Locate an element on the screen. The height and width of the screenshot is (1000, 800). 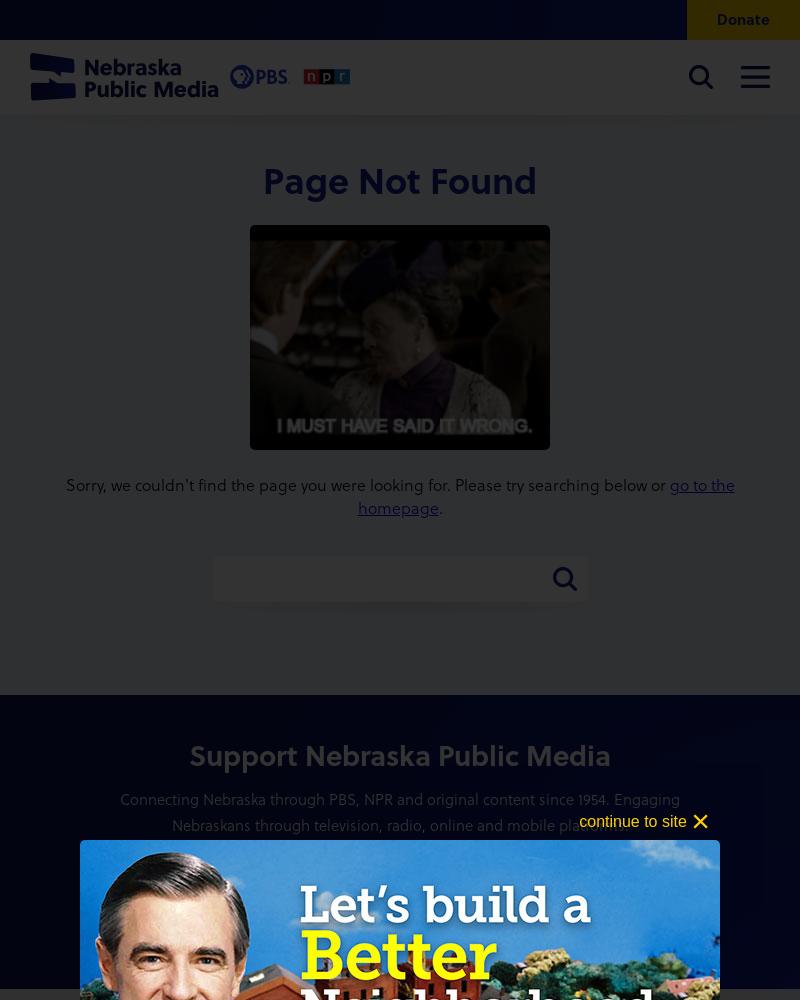
'Podcasts' is located at coordinates (65, 293).